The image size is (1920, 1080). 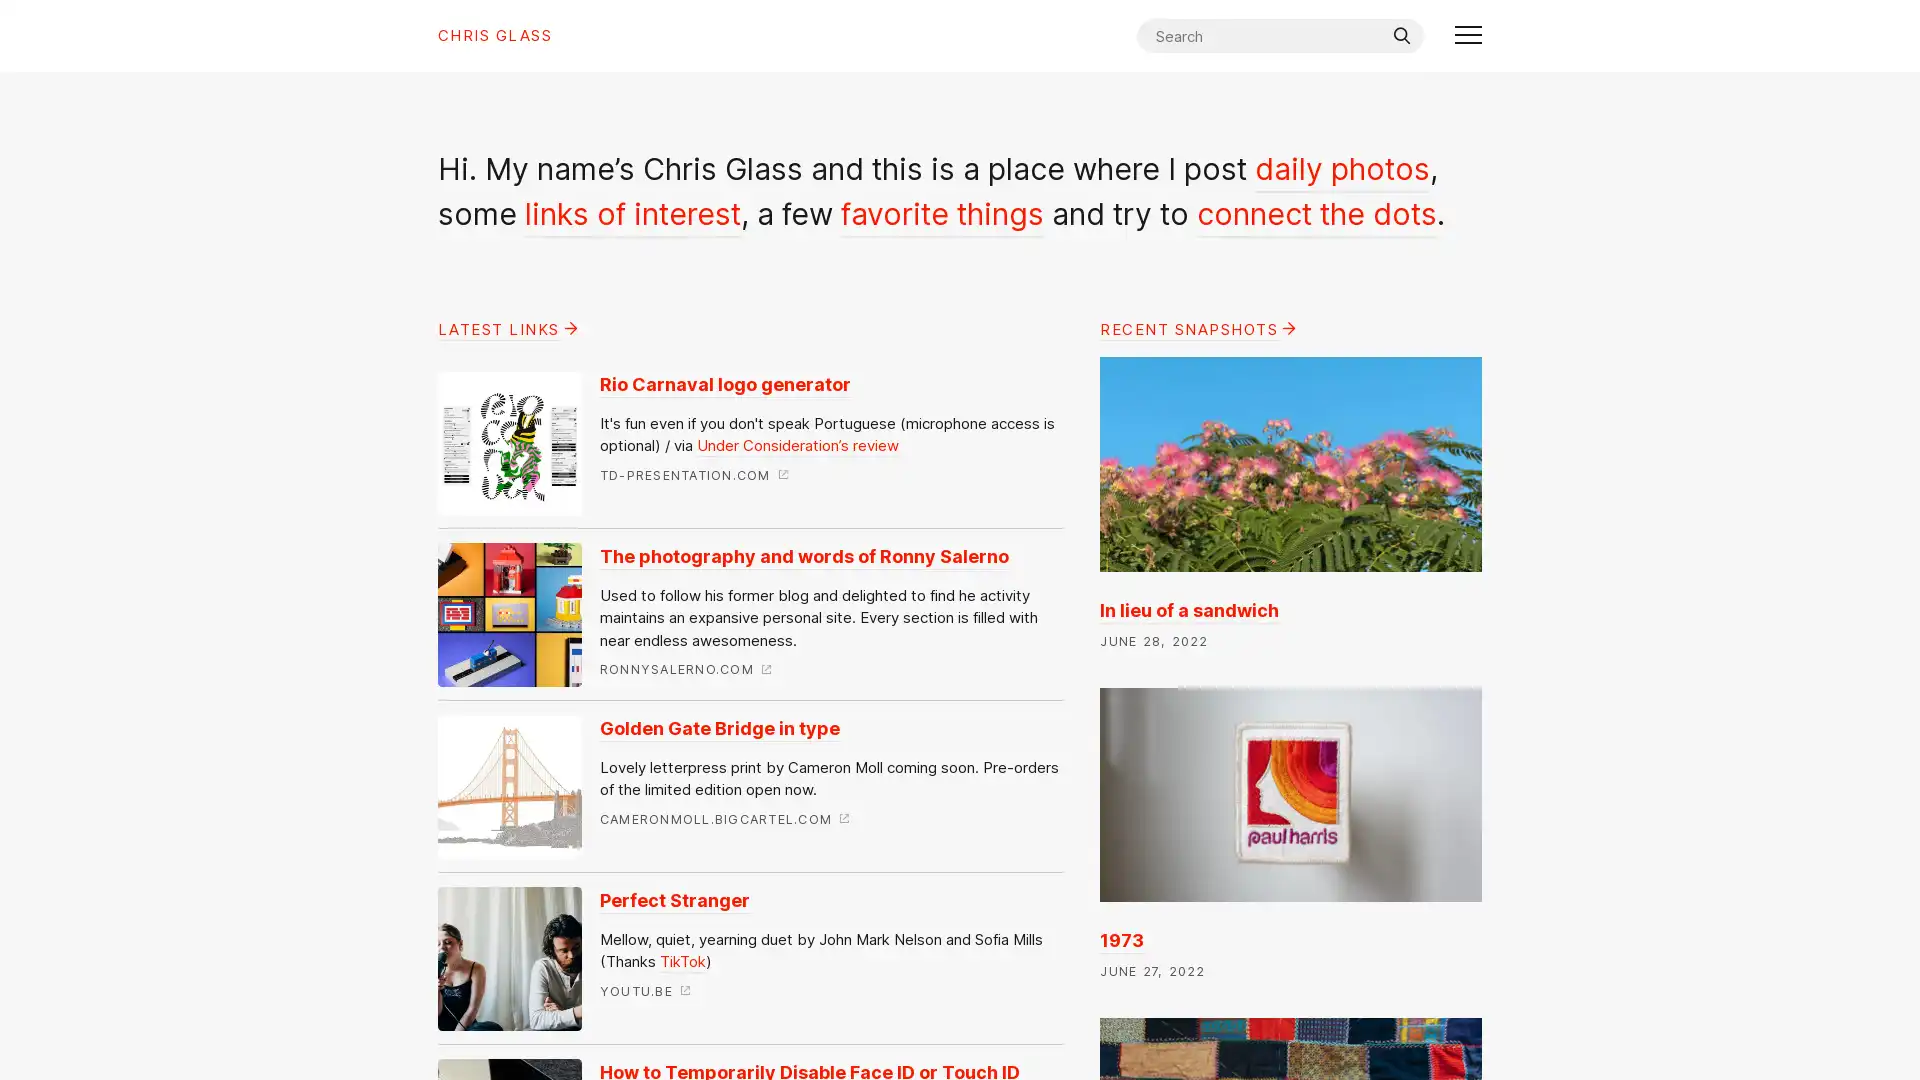 What do you see at coordinates (1400, 35) in the screenshot?
I see `Submit` at bounding box center [1400, 35].